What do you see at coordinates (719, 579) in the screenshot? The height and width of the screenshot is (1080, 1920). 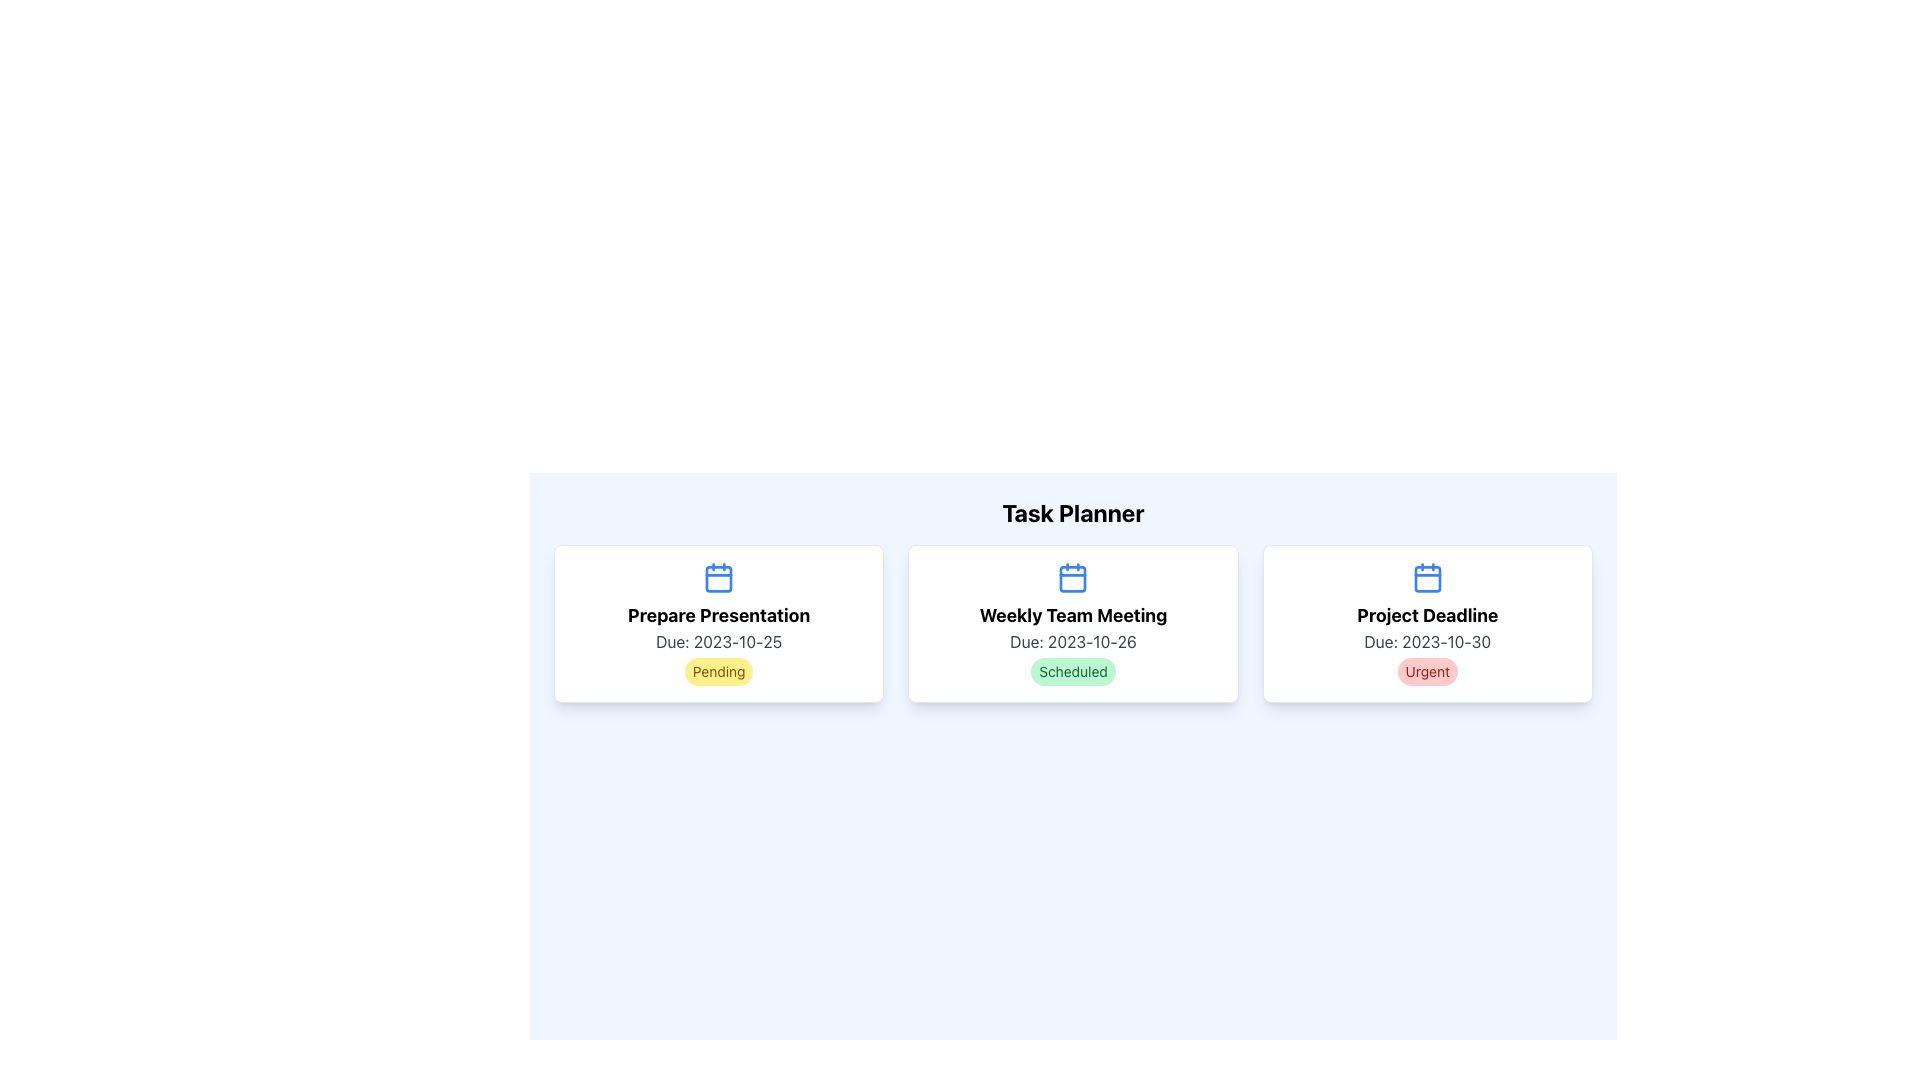 I see `the SVG rectangle representing the main body of the calendar icon in the first task card titled 'Prepare Presentation'` at bounding box center [719, 579].